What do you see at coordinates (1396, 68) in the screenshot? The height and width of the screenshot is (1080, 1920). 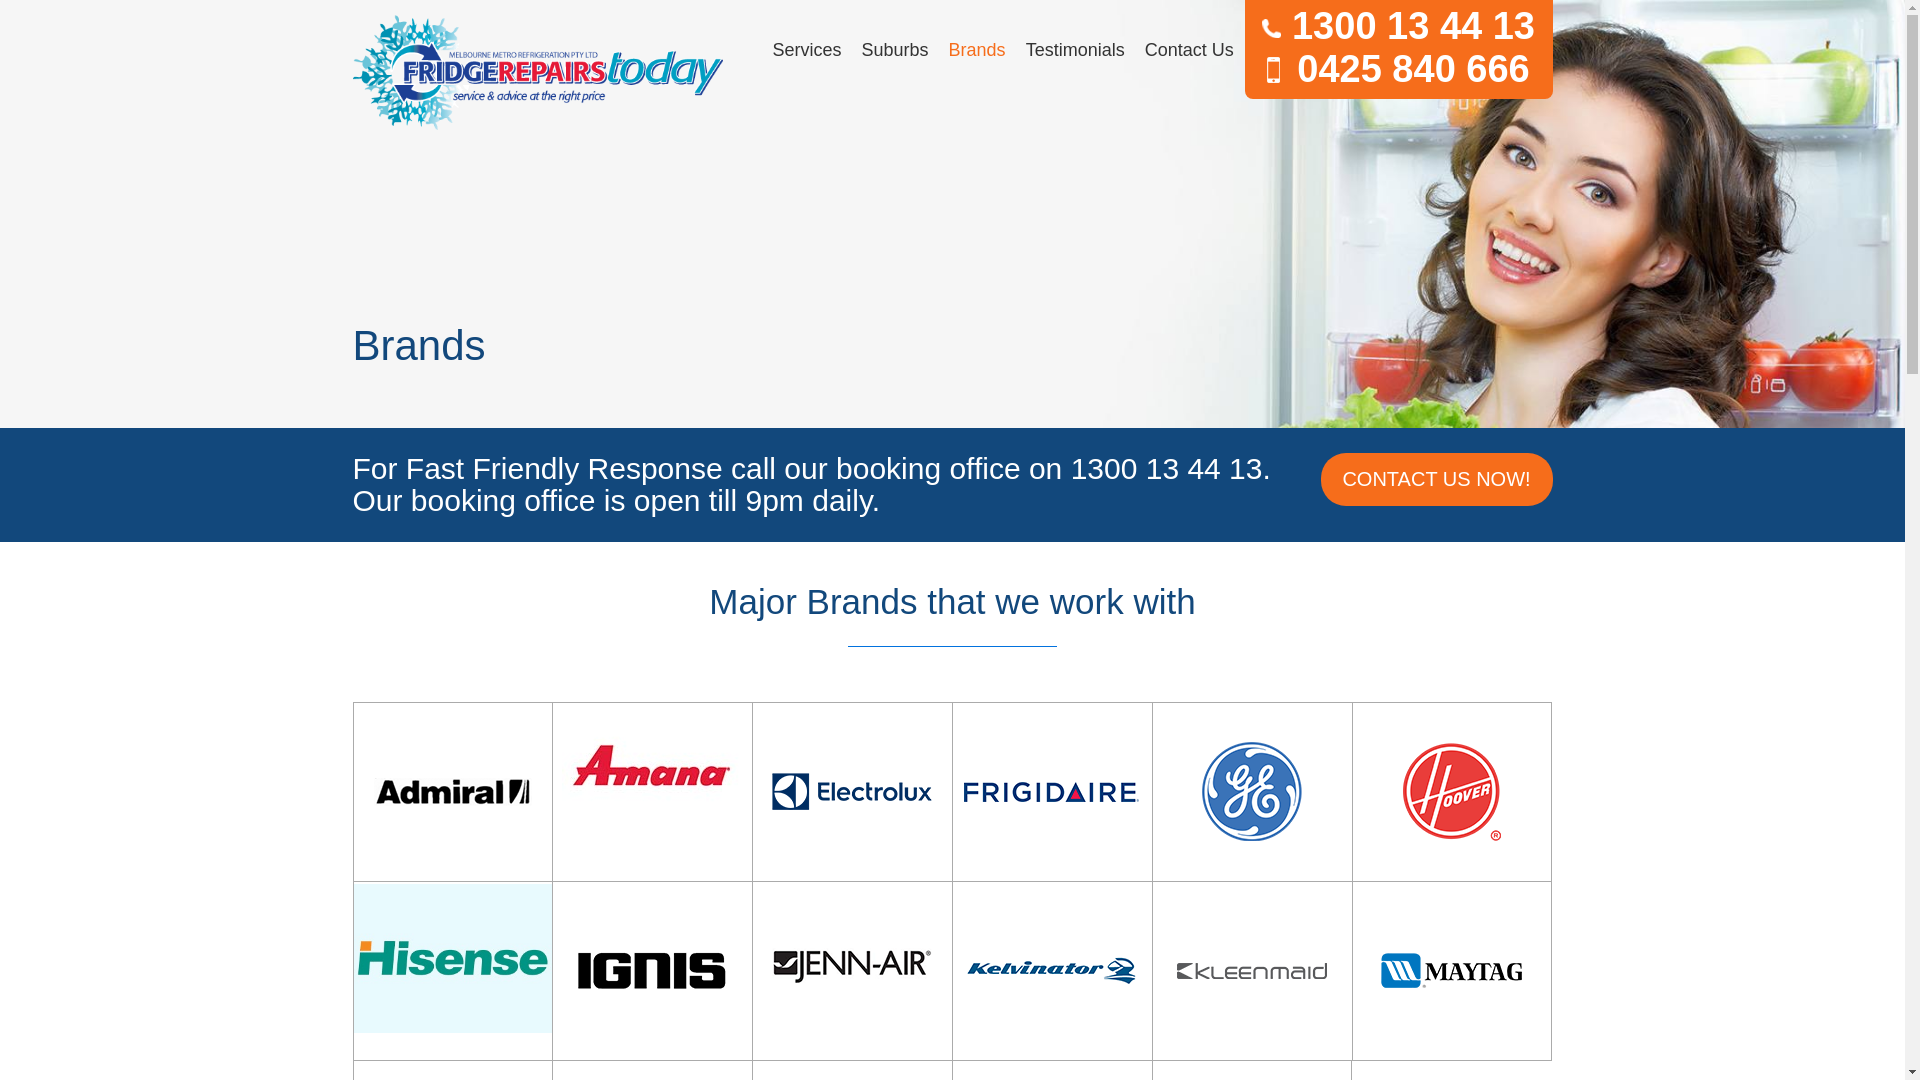 I see `'0425 840 666'` at bounding box center [1396, 68].